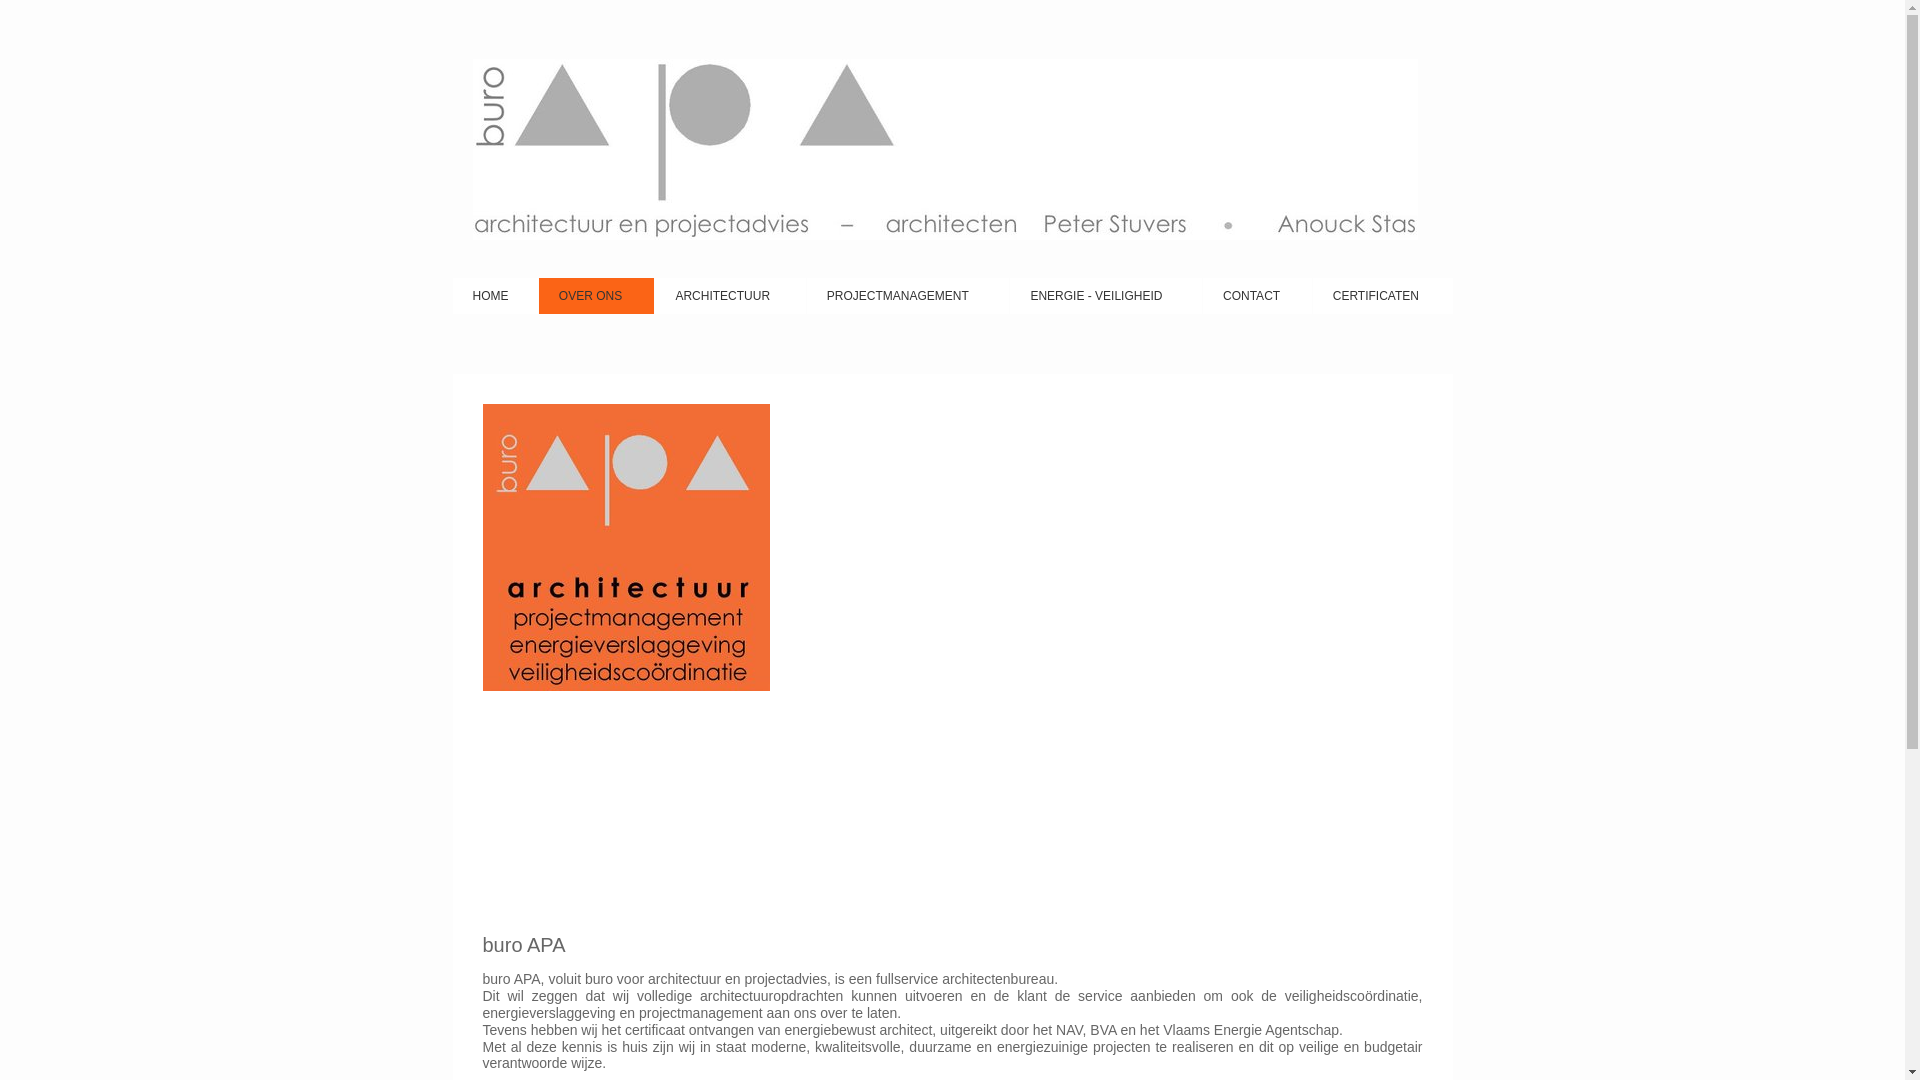 The height and width of the screenshot is (1080, 1920). I want to click on 'OVER ONS', so click(595, 296).